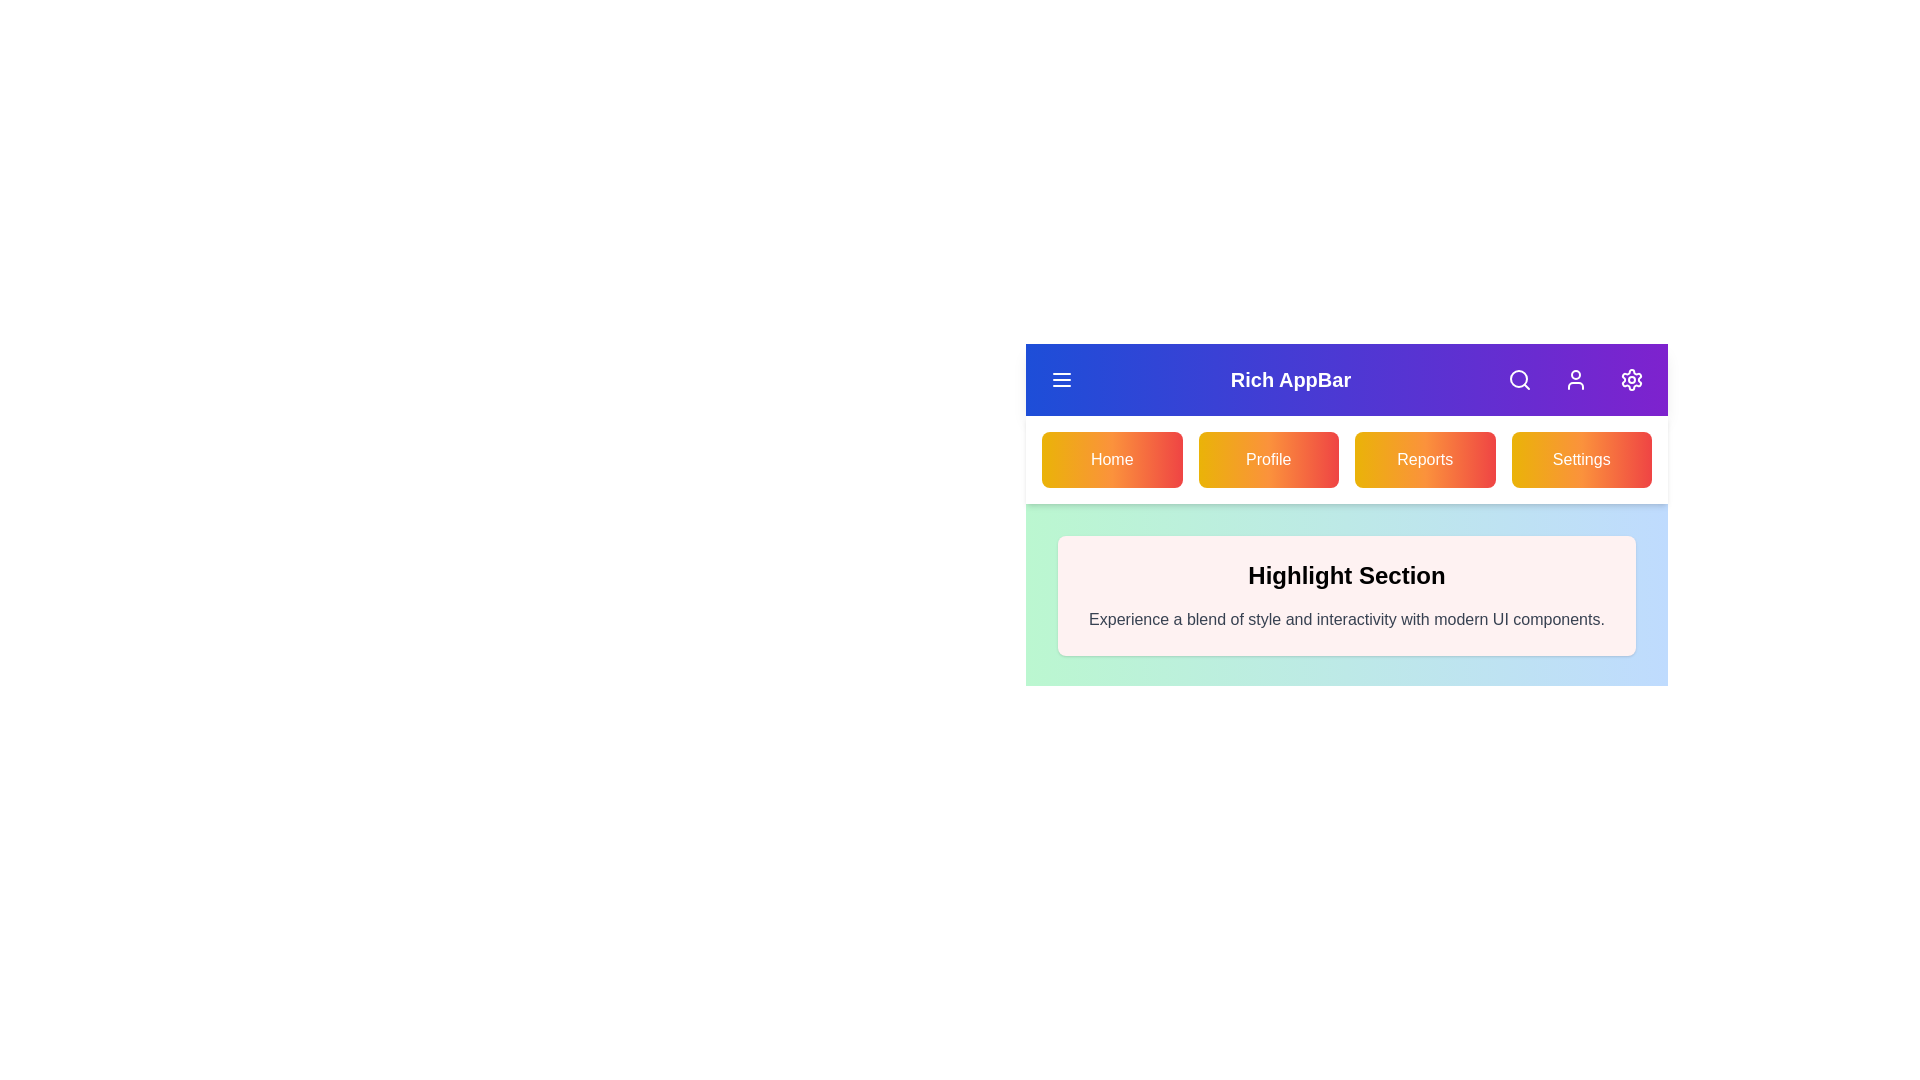 Image resolution: width=1920 pixels, height=1080 pixels. I want to click on the button labeled Menu to observe its hover effect, so click(1060, 380).